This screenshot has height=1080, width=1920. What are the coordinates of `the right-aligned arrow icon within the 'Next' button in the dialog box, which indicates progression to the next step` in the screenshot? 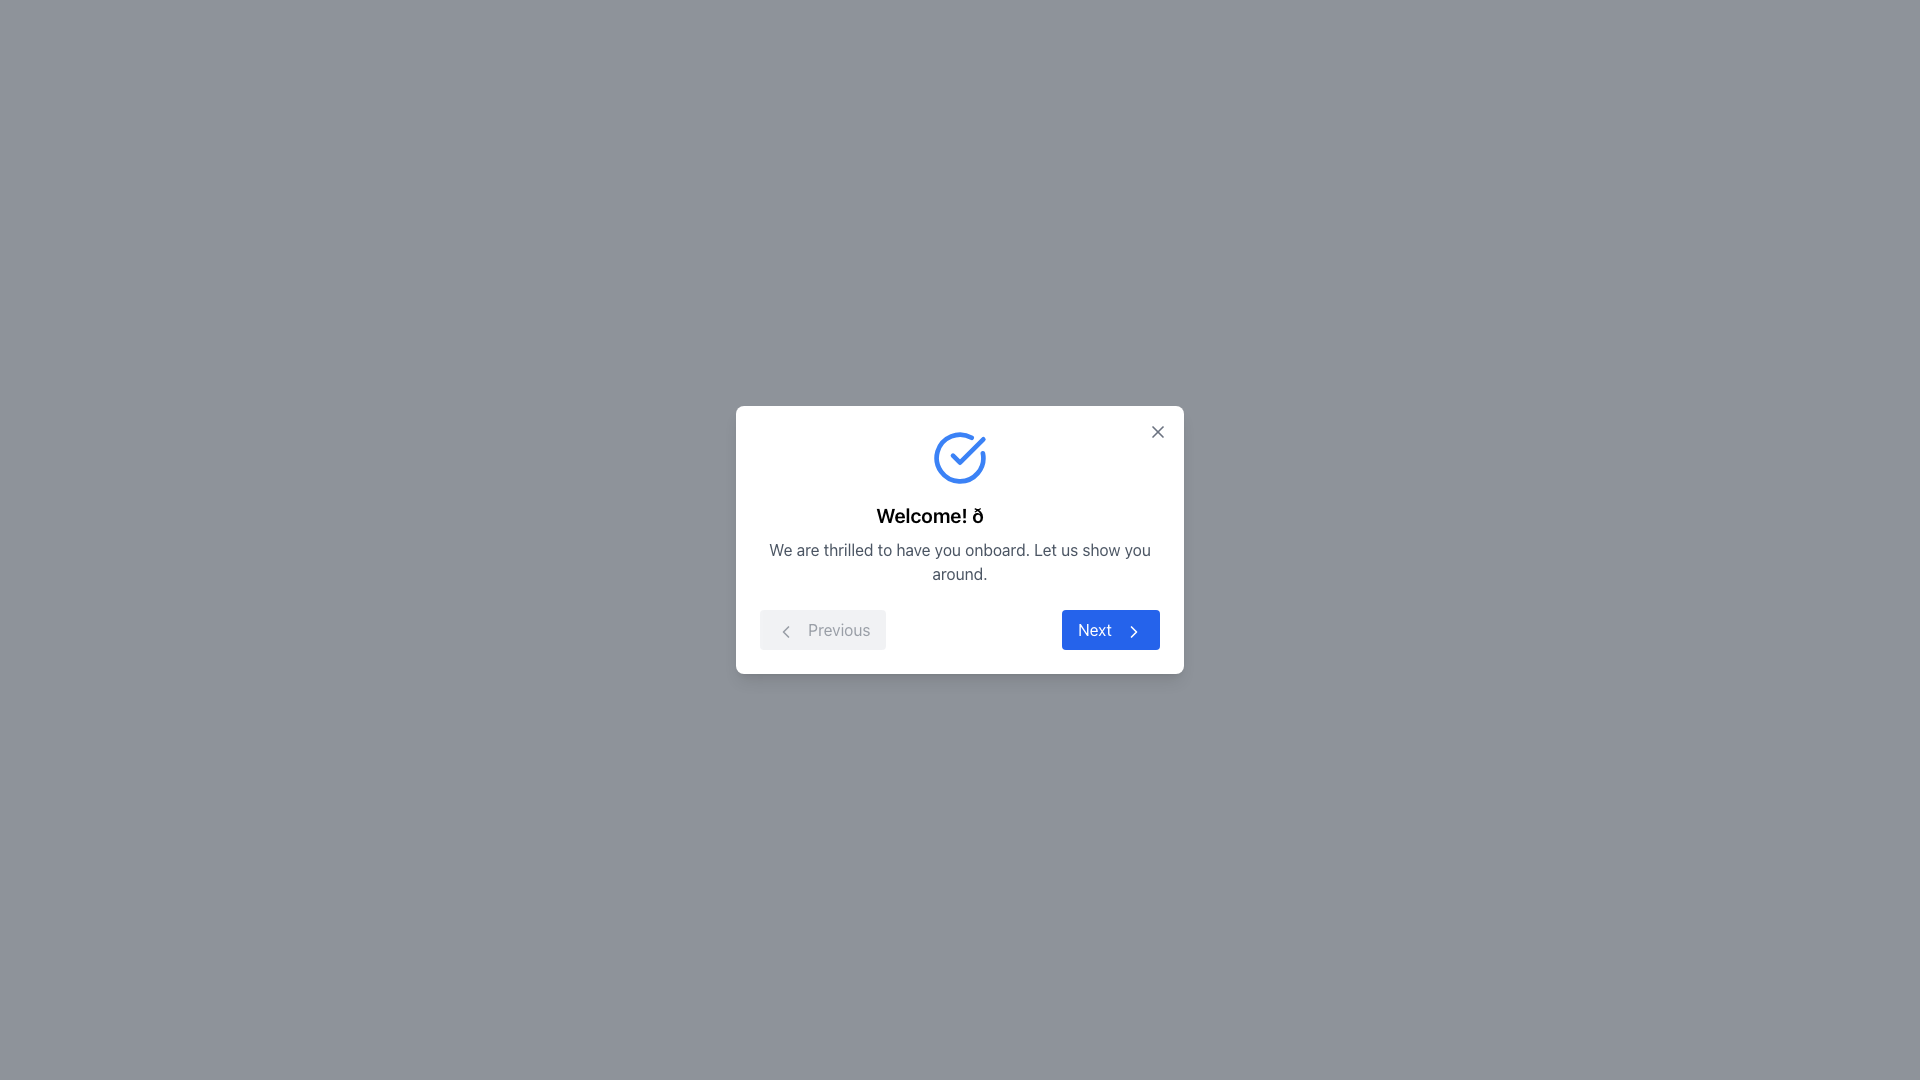 It's located at (1133, 631).